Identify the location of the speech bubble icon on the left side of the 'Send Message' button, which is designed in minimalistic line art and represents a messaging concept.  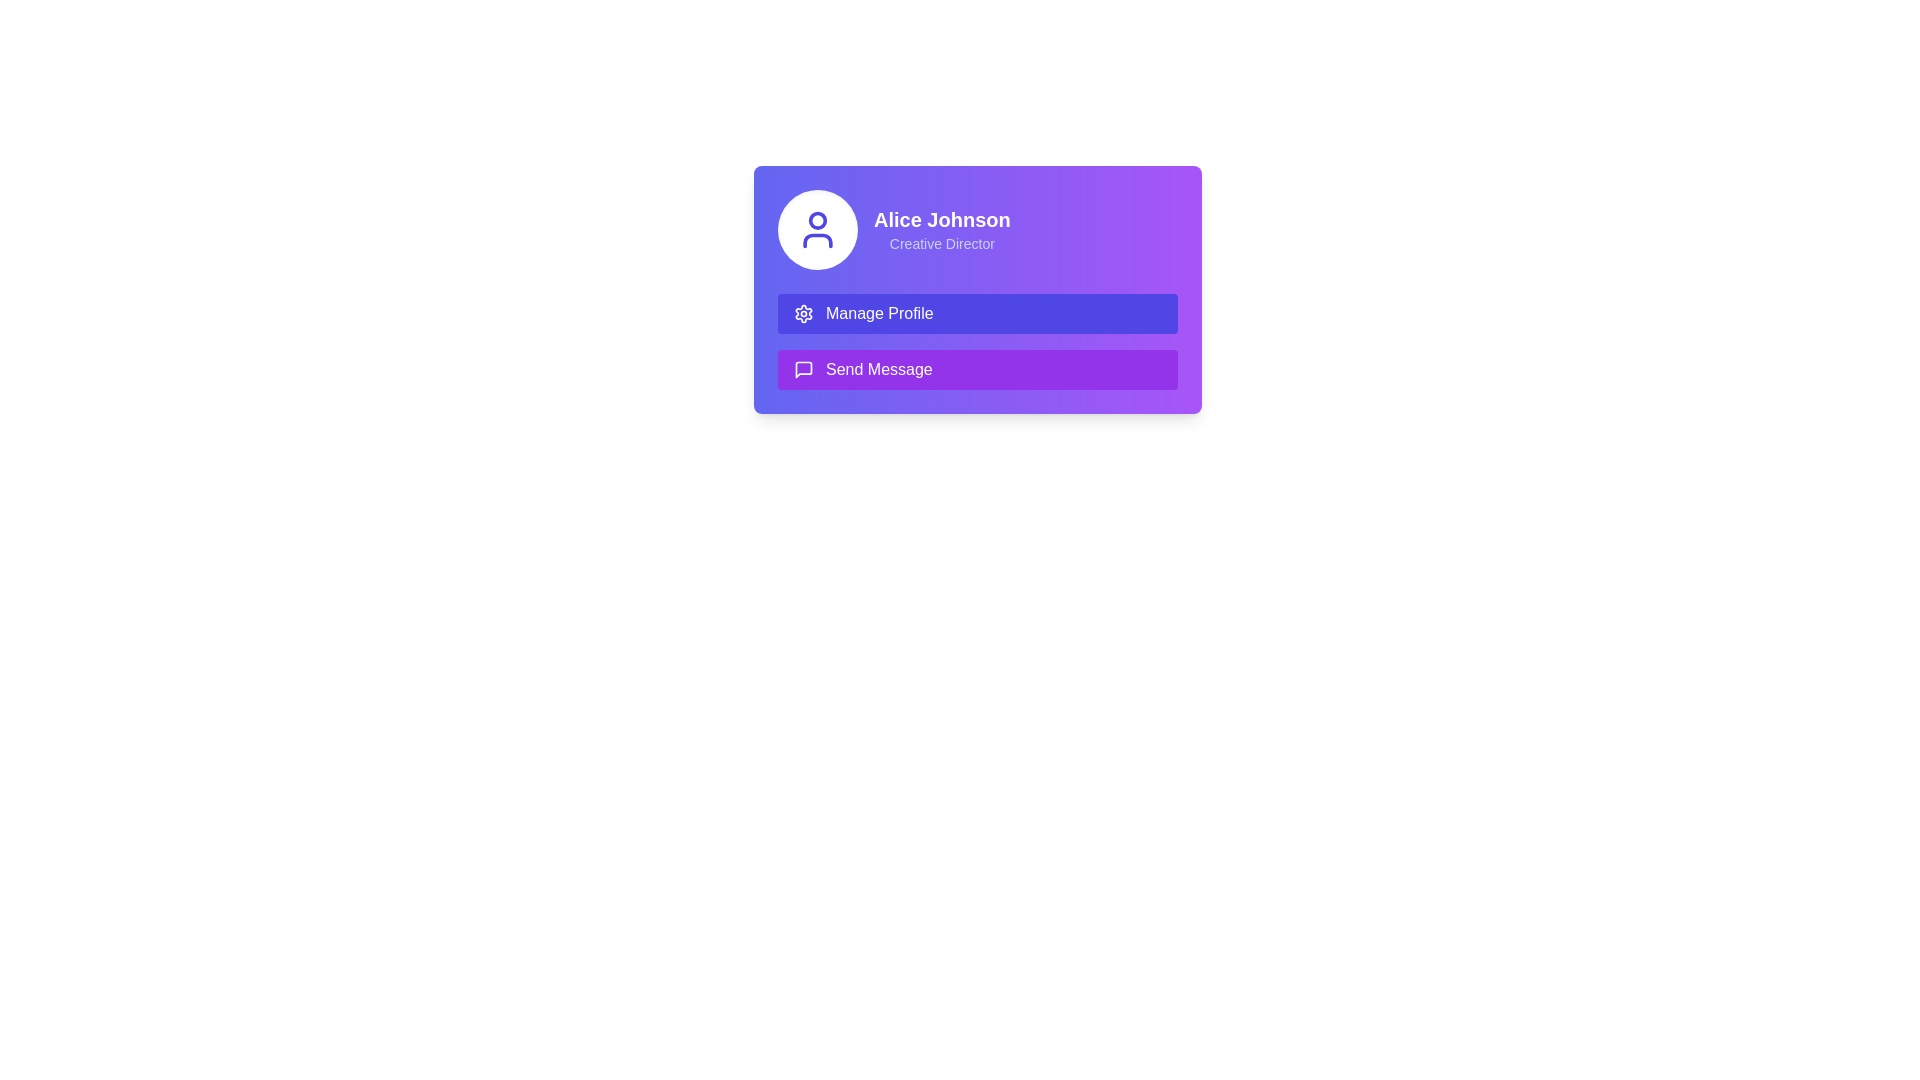
(804, 370).